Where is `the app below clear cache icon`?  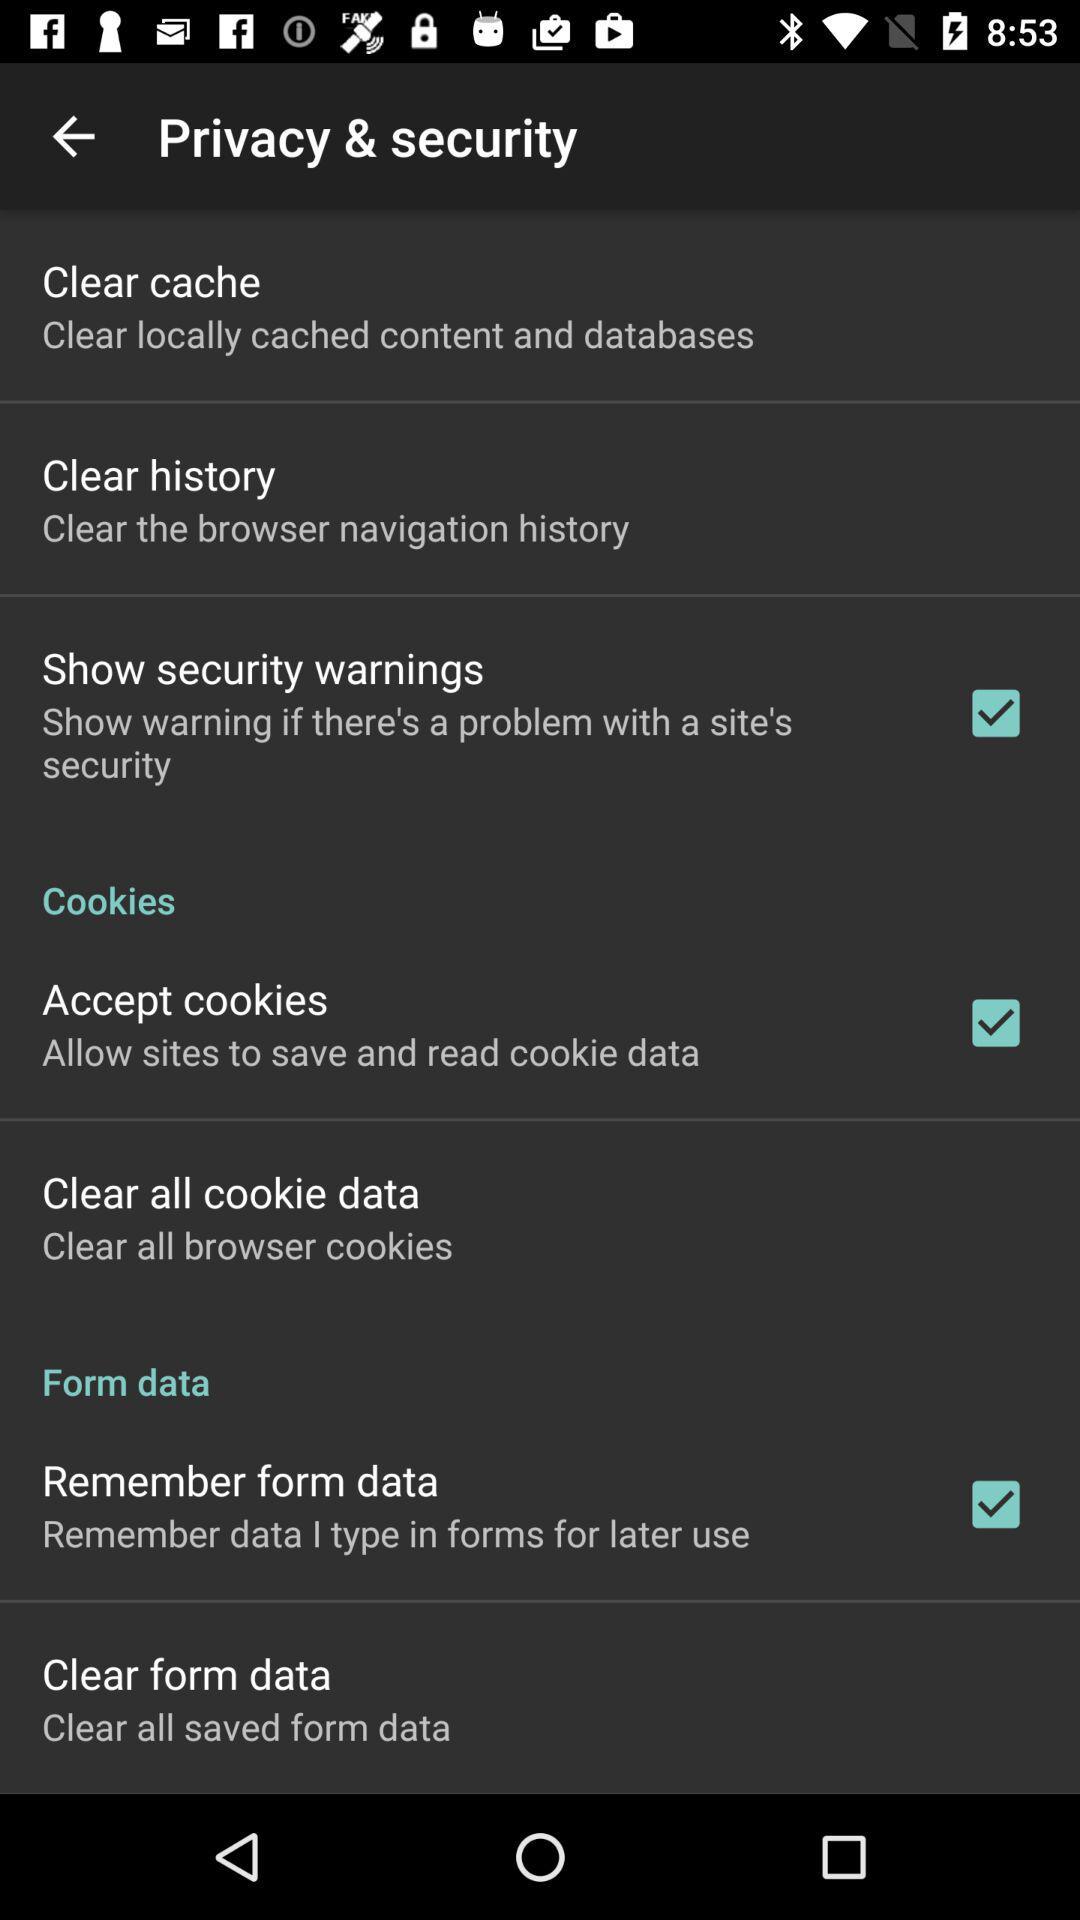
the app below clear cache icon is located at coordinates (398, 333).